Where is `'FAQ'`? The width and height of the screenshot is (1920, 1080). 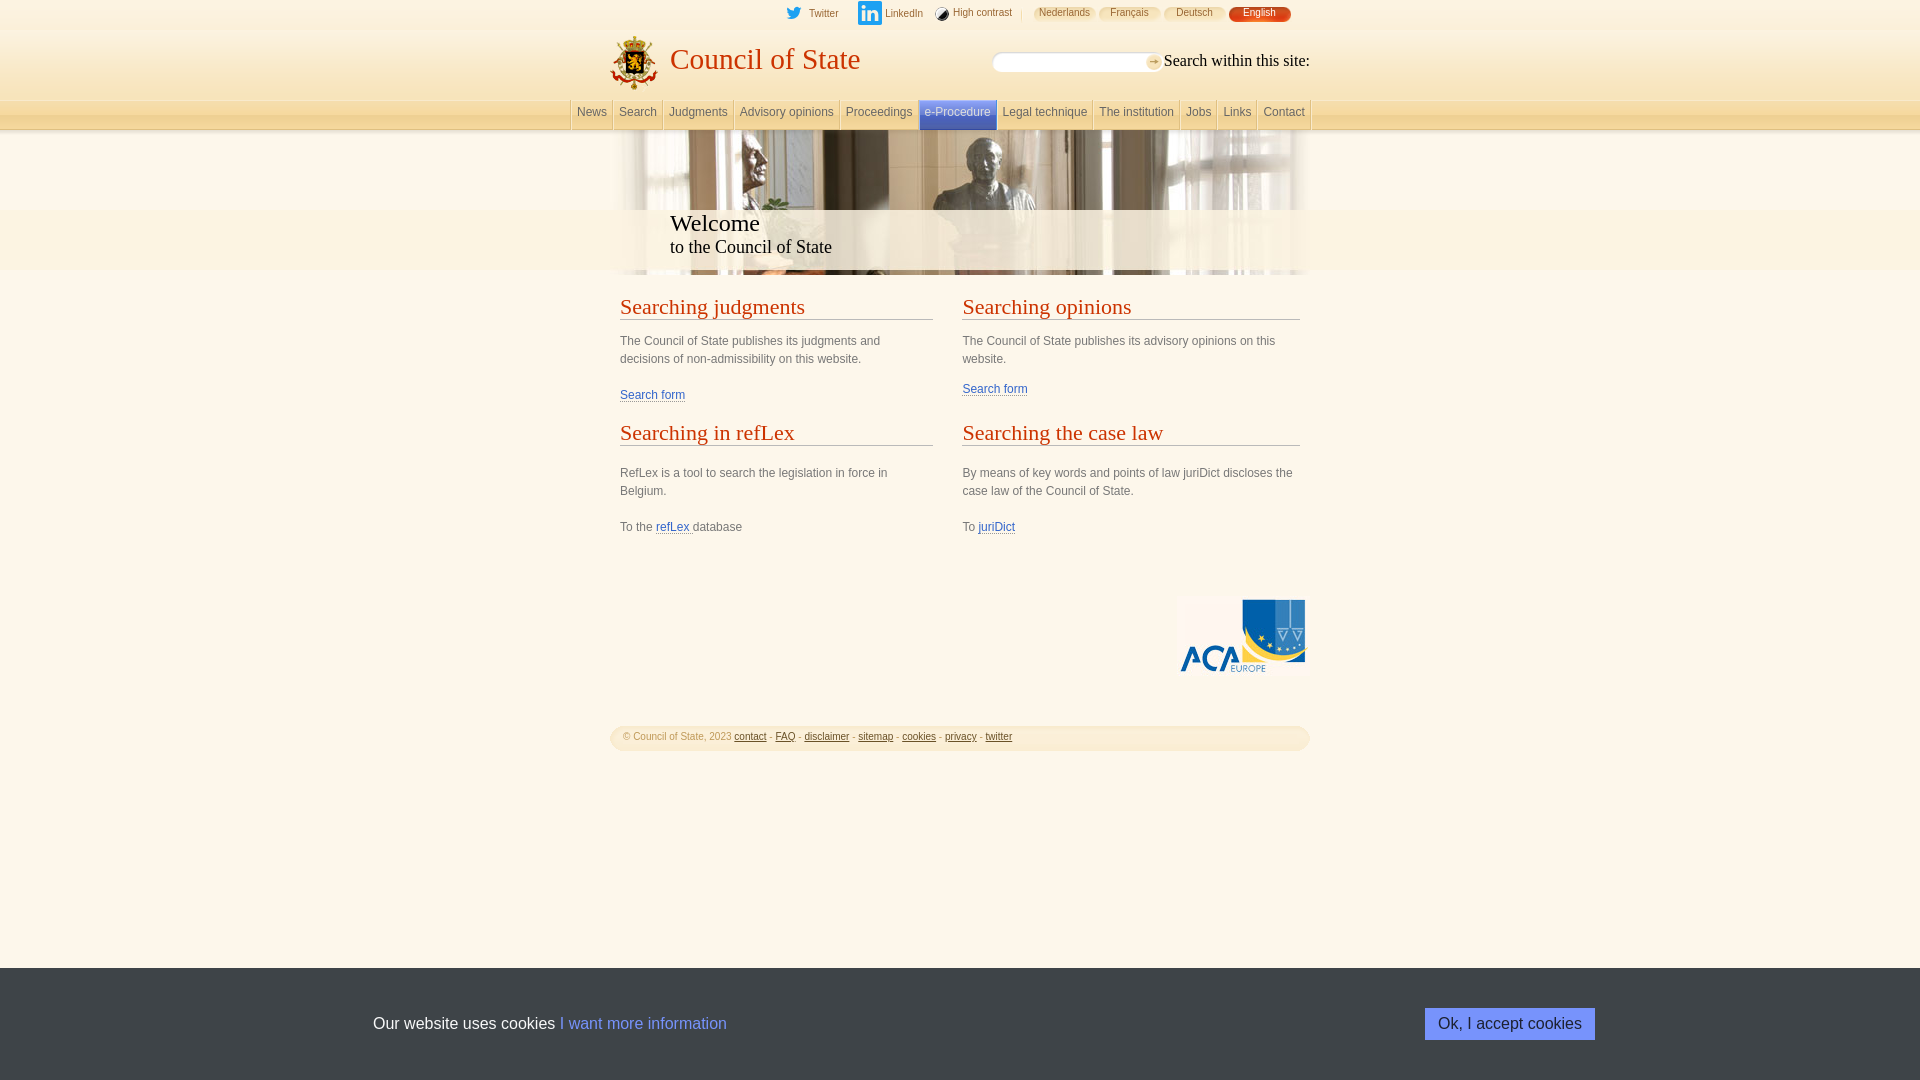 'FAQ' is located at coordinates (773, 736).